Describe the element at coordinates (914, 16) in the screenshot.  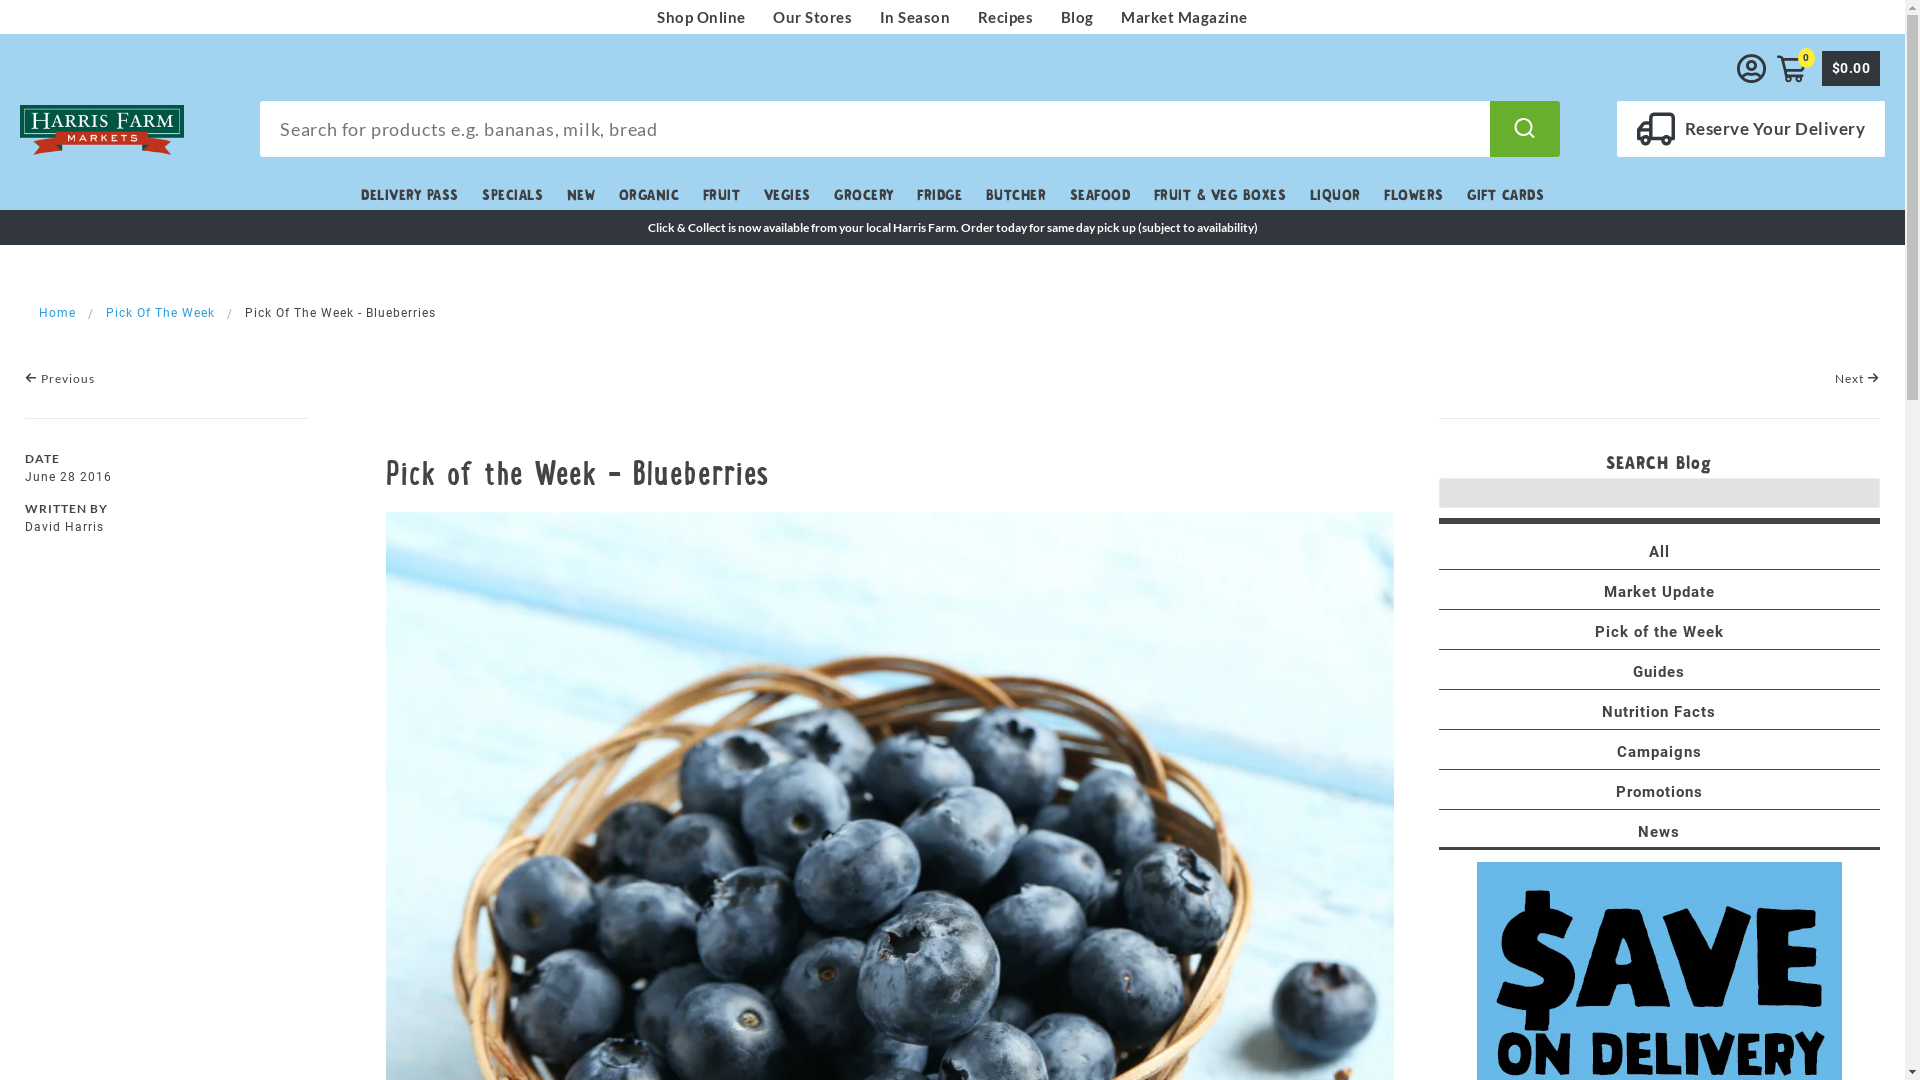
I see `'In Season'` at that location.